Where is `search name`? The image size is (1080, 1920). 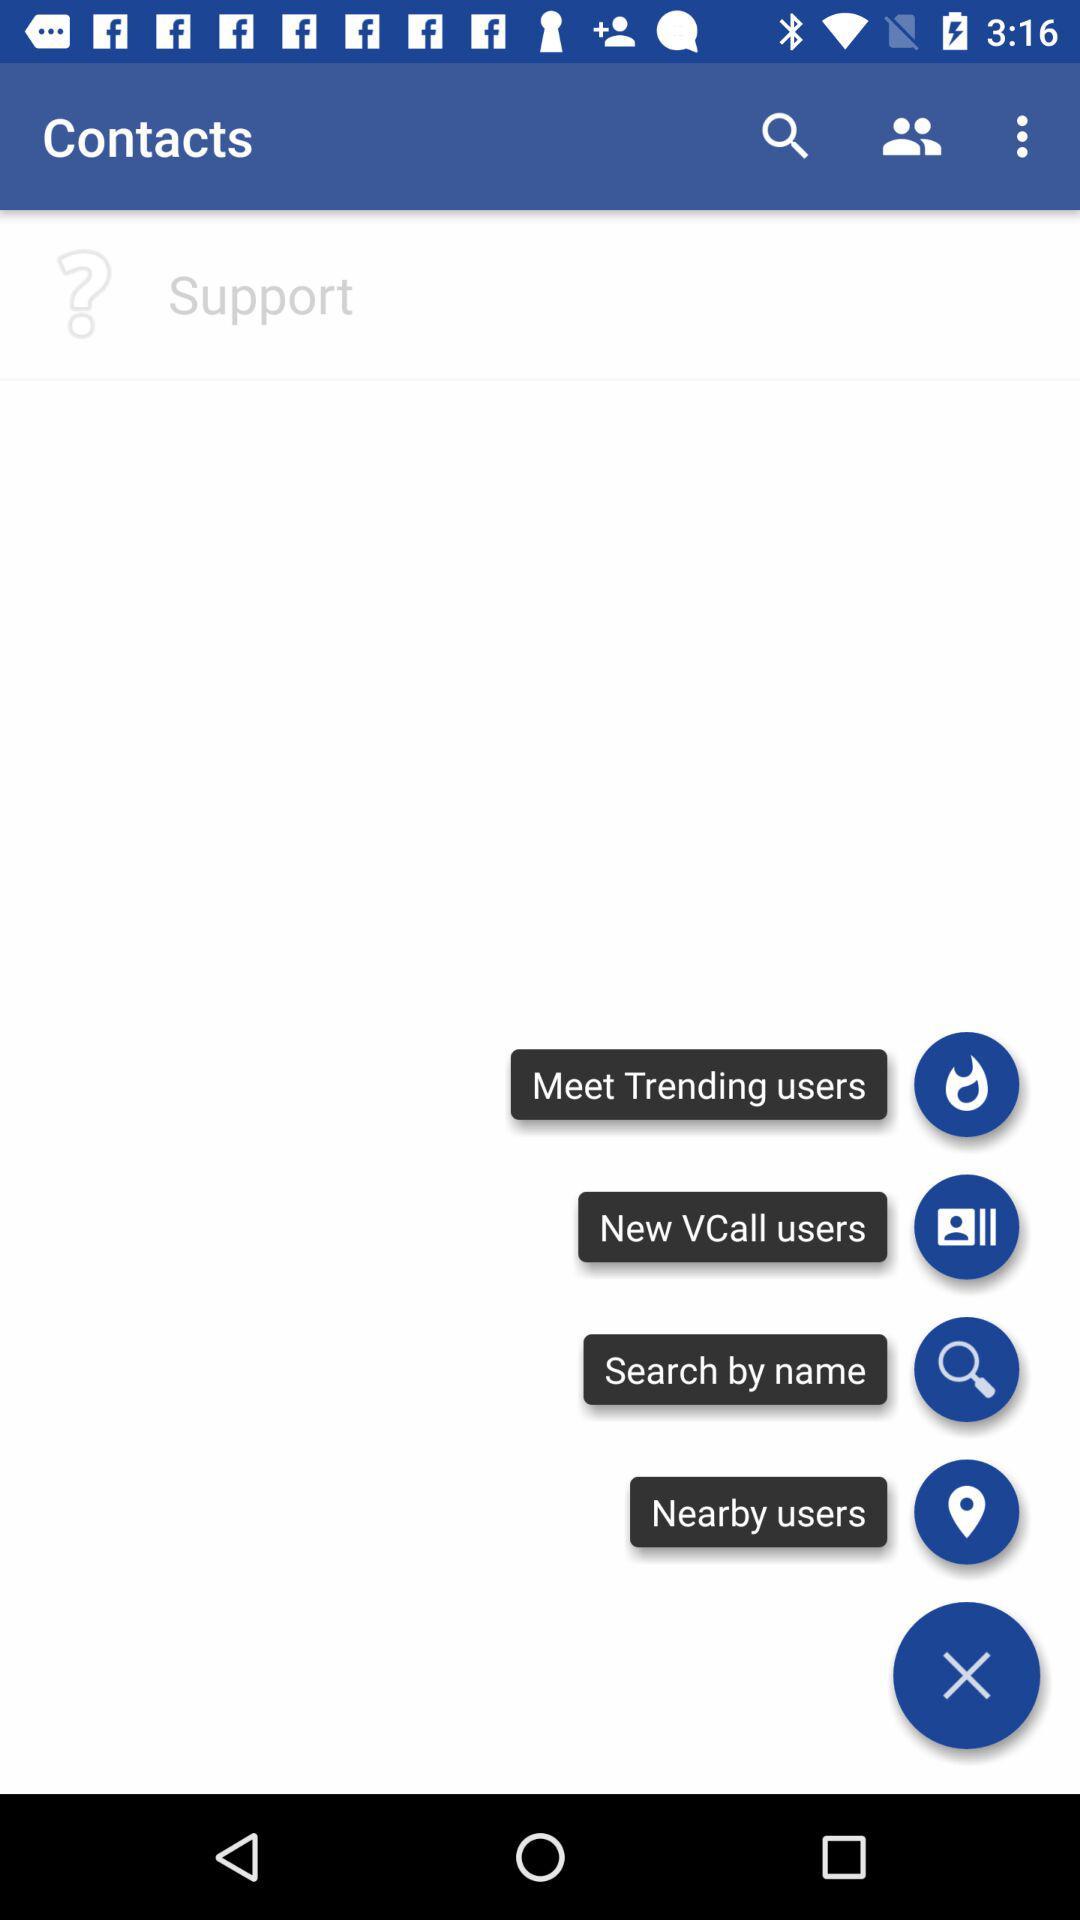 search name is located at coordinates (965, 1368).